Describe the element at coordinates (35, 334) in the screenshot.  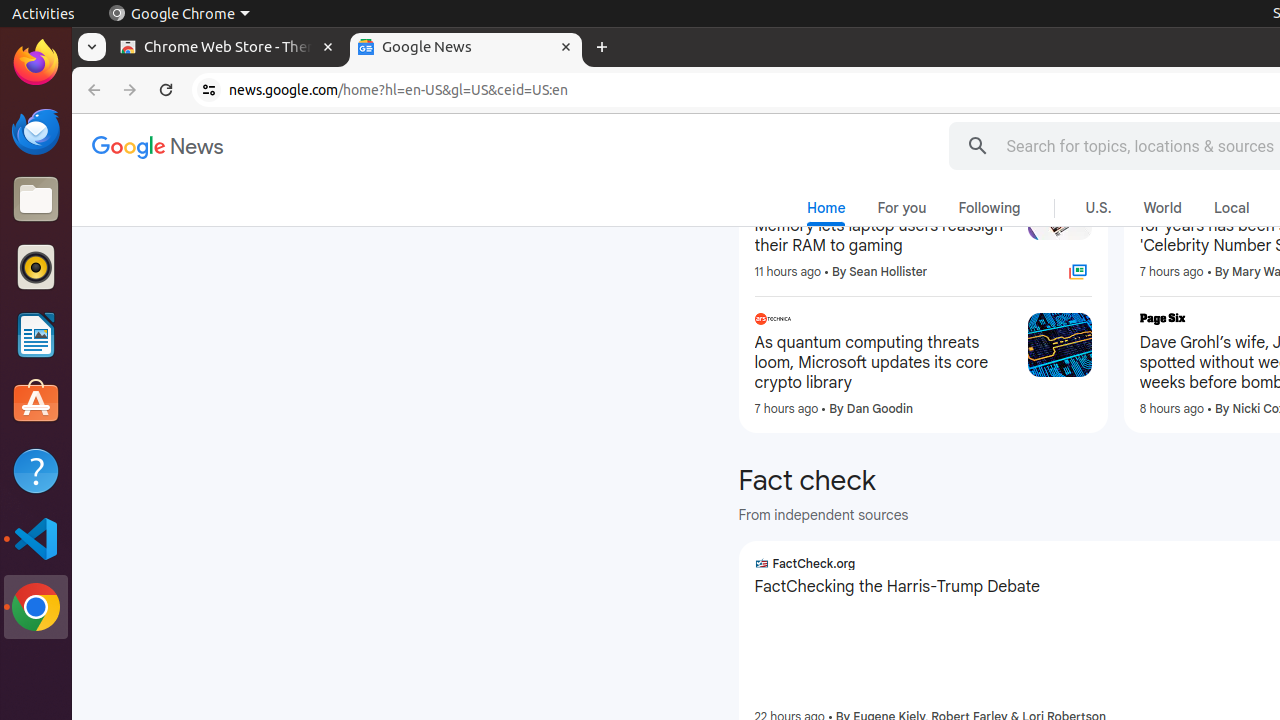
I see `'LibreOffice Writer'` at that location.